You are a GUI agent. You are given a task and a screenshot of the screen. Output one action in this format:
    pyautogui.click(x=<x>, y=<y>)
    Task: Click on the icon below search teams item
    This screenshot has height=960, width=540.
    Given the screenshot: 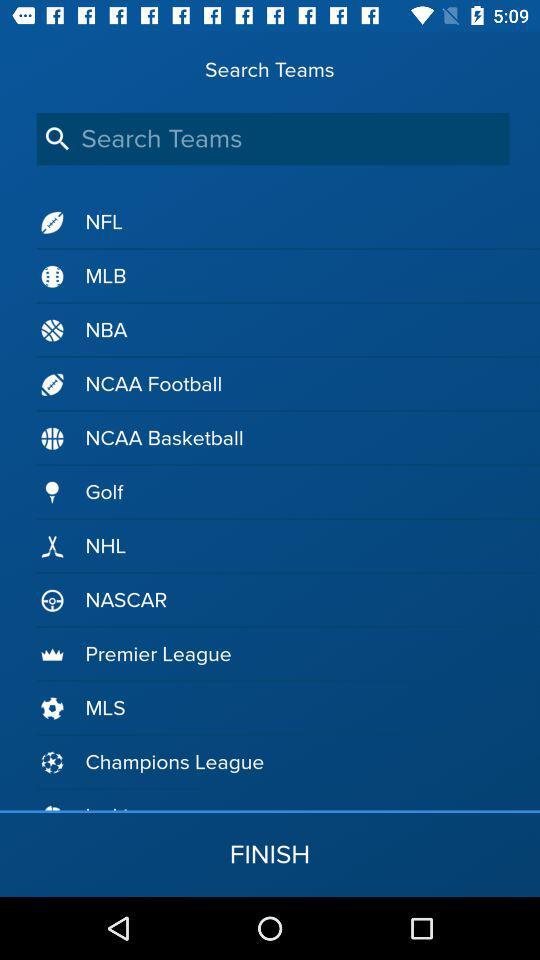 What is the action you would take?
    pyautogui.click(x=272, y=138)
    